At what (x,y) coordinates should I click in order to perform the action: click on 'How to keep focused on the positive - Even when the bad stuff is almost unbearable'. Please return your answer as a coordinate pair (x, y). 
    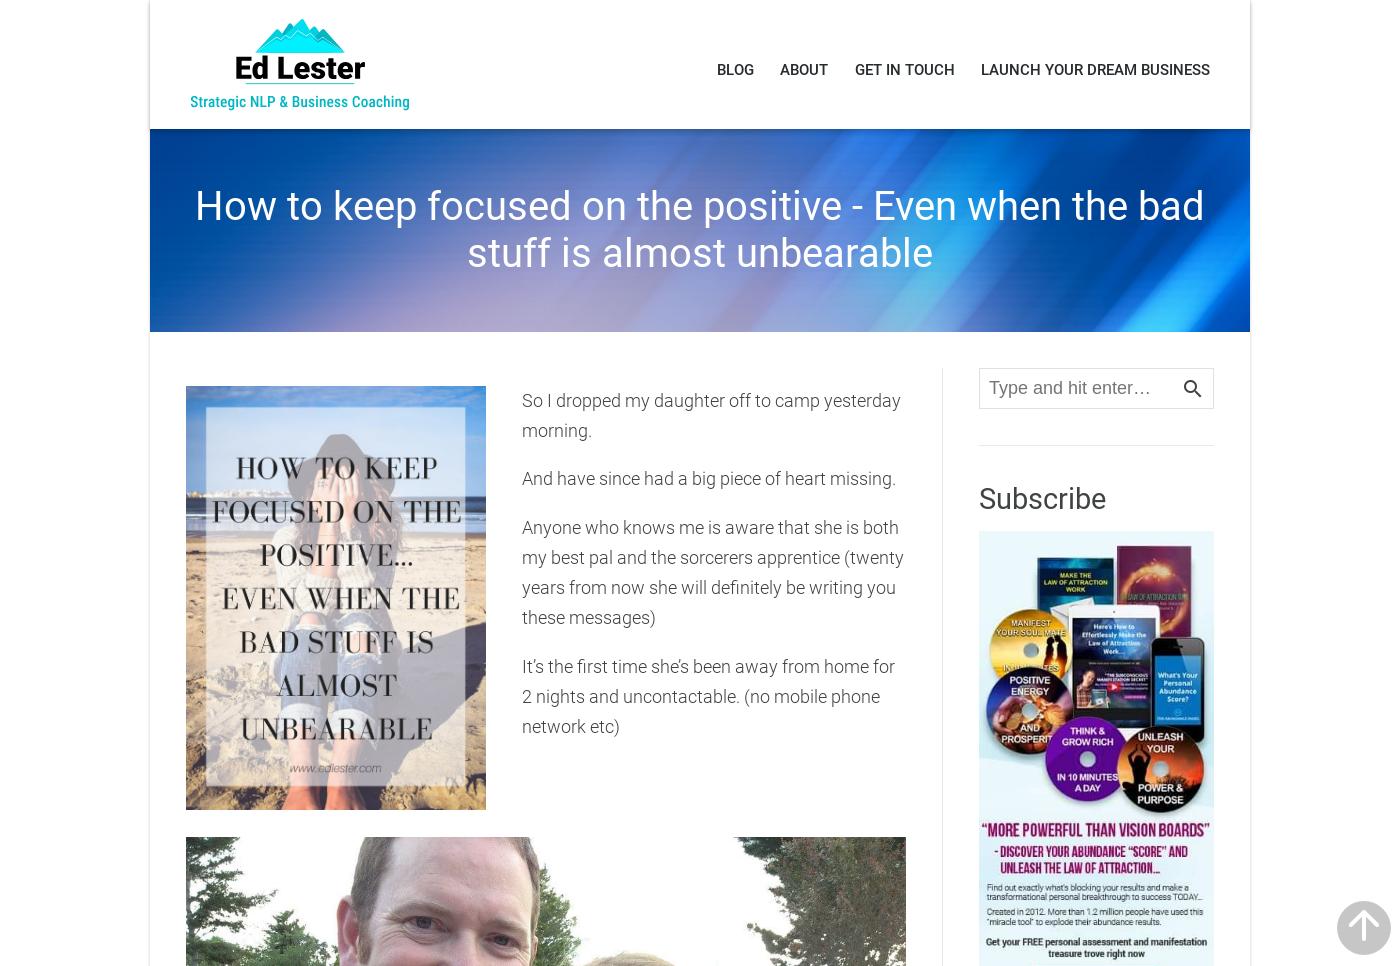
    Looking at the image, I should click on (700, 228).